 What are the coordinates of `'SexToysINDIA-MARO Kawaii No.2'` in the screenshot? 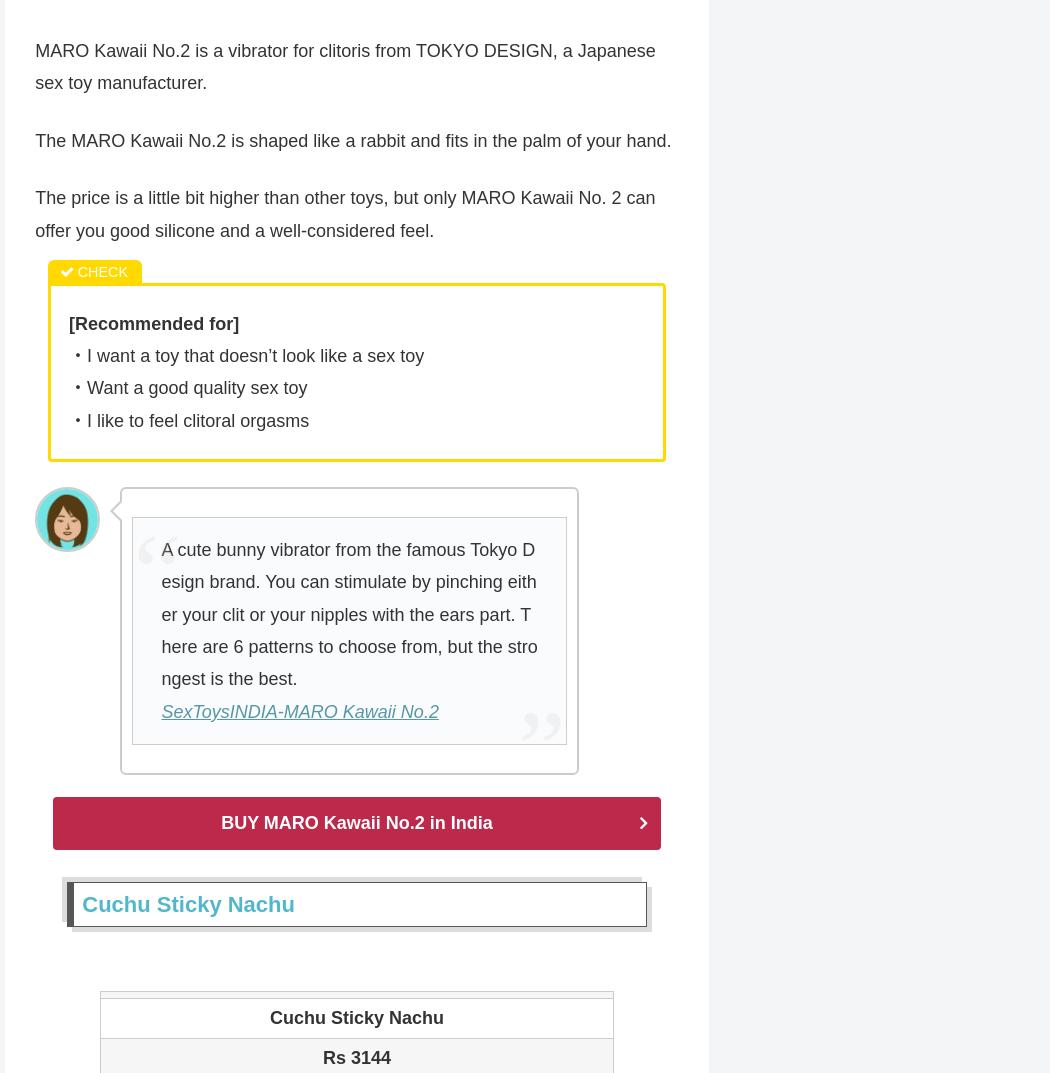 It's located at (298, 713).